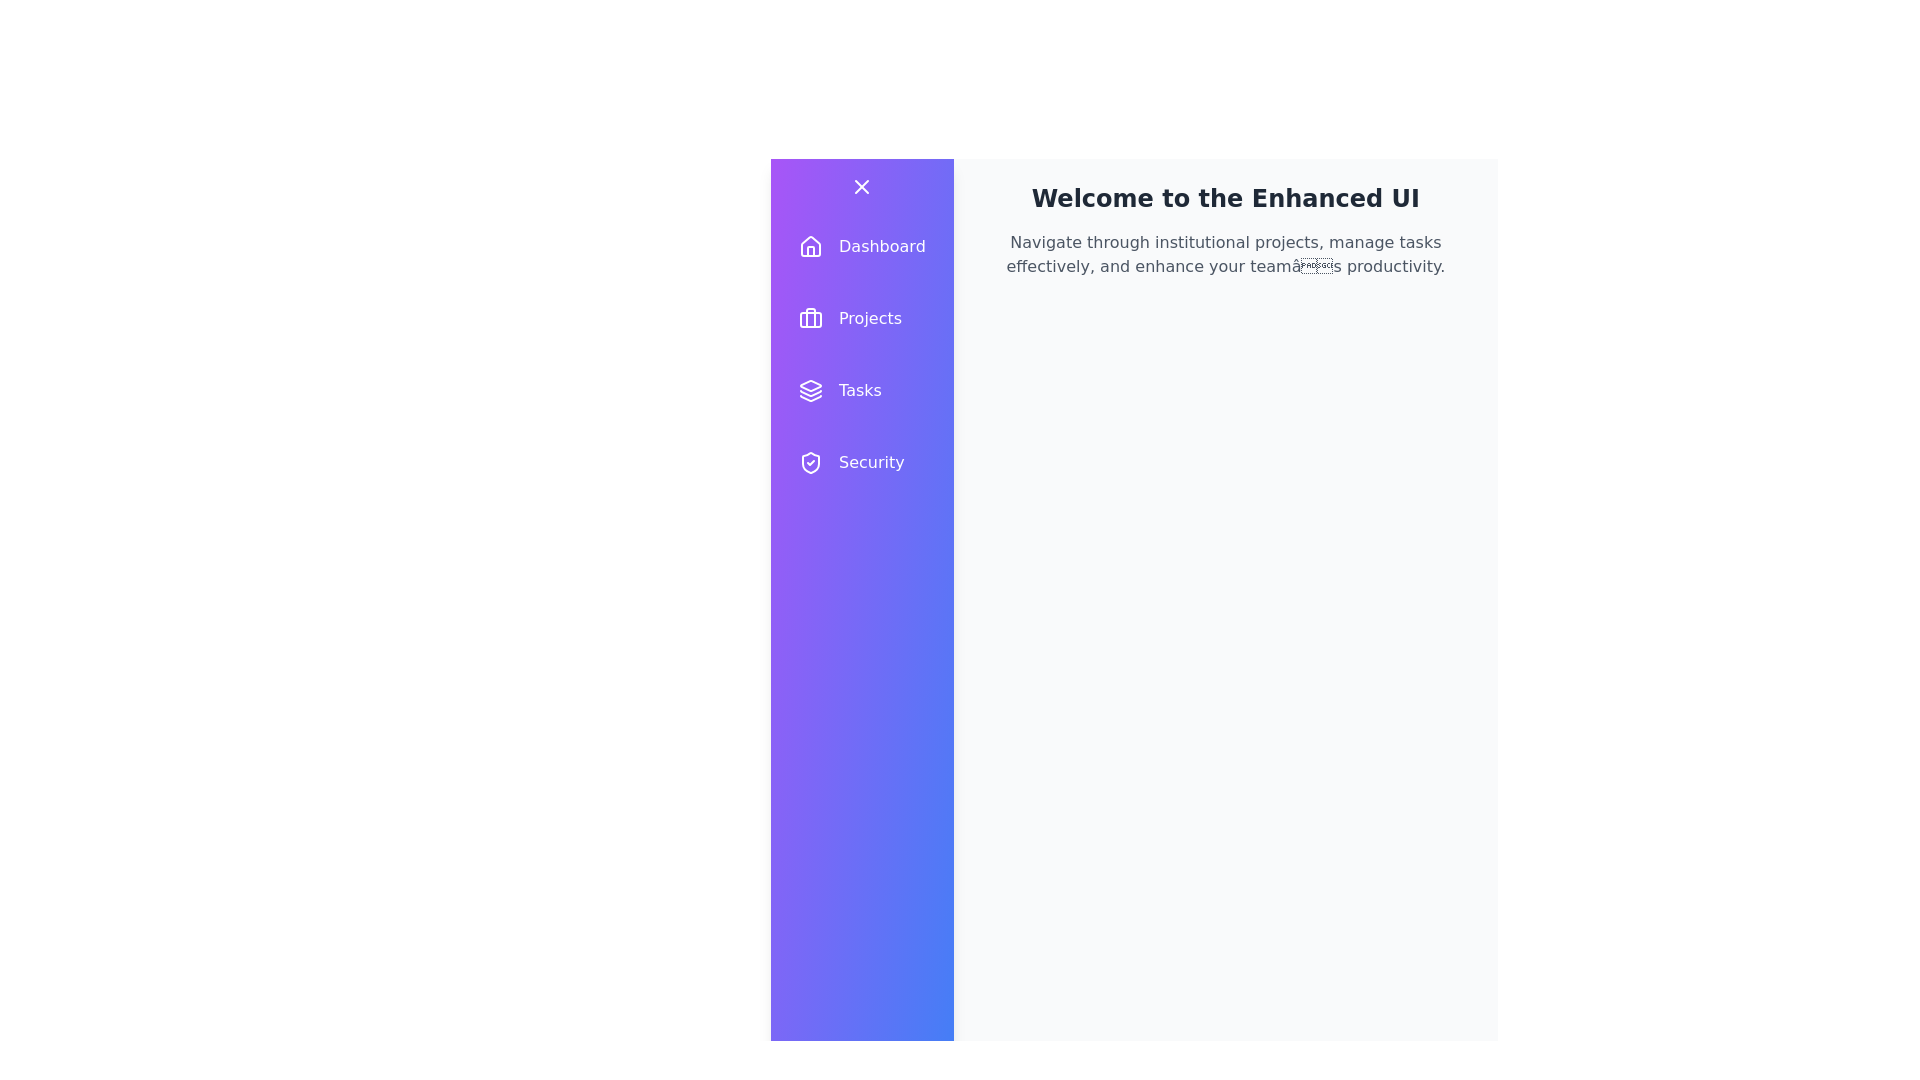  Describe the element at coordinates (862, 353) in the screenshot. I see `the 'Projects' item in the Sidebar Navigation Menu, which is the second item in the vertical arrangement on the left-hand side of the interface` at that location.